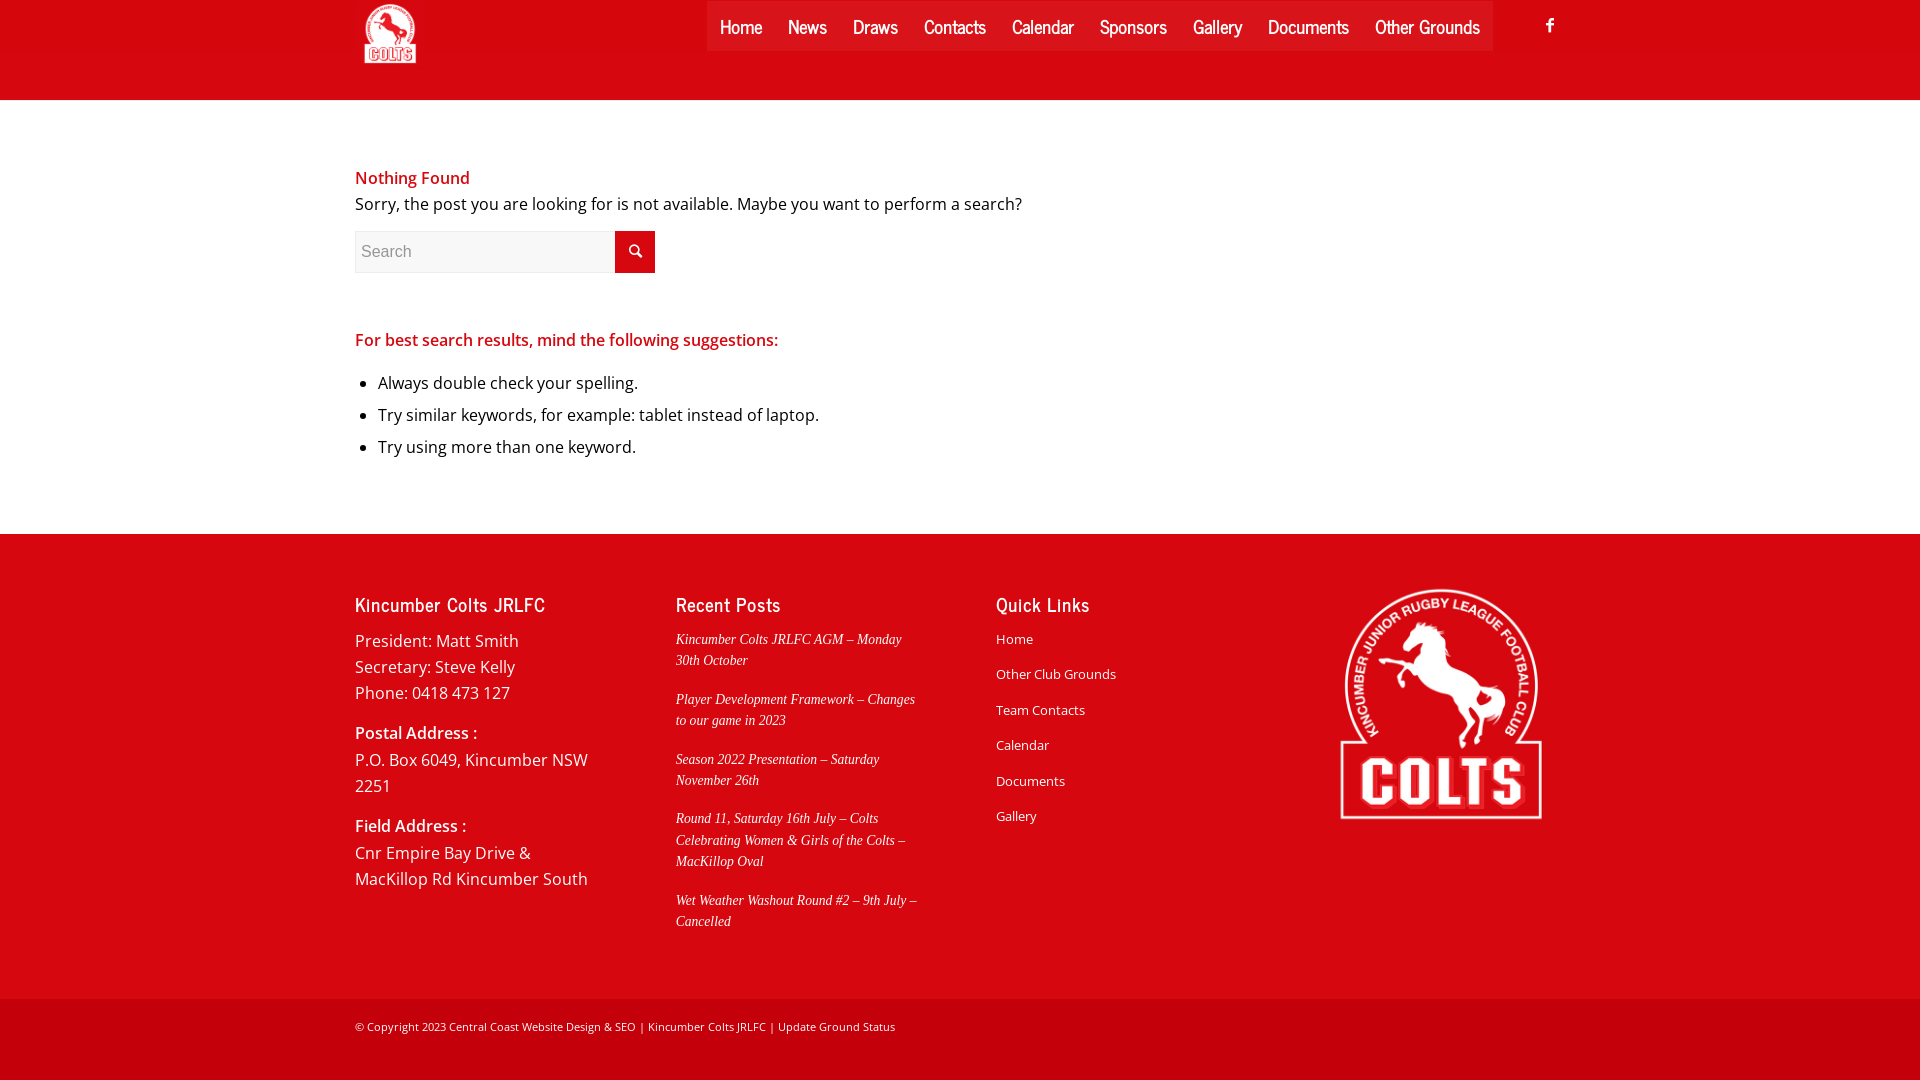 The image size is (1920, 1080). I want to click on 'Central Coast Website Design & SEO', so click(448, 1026).